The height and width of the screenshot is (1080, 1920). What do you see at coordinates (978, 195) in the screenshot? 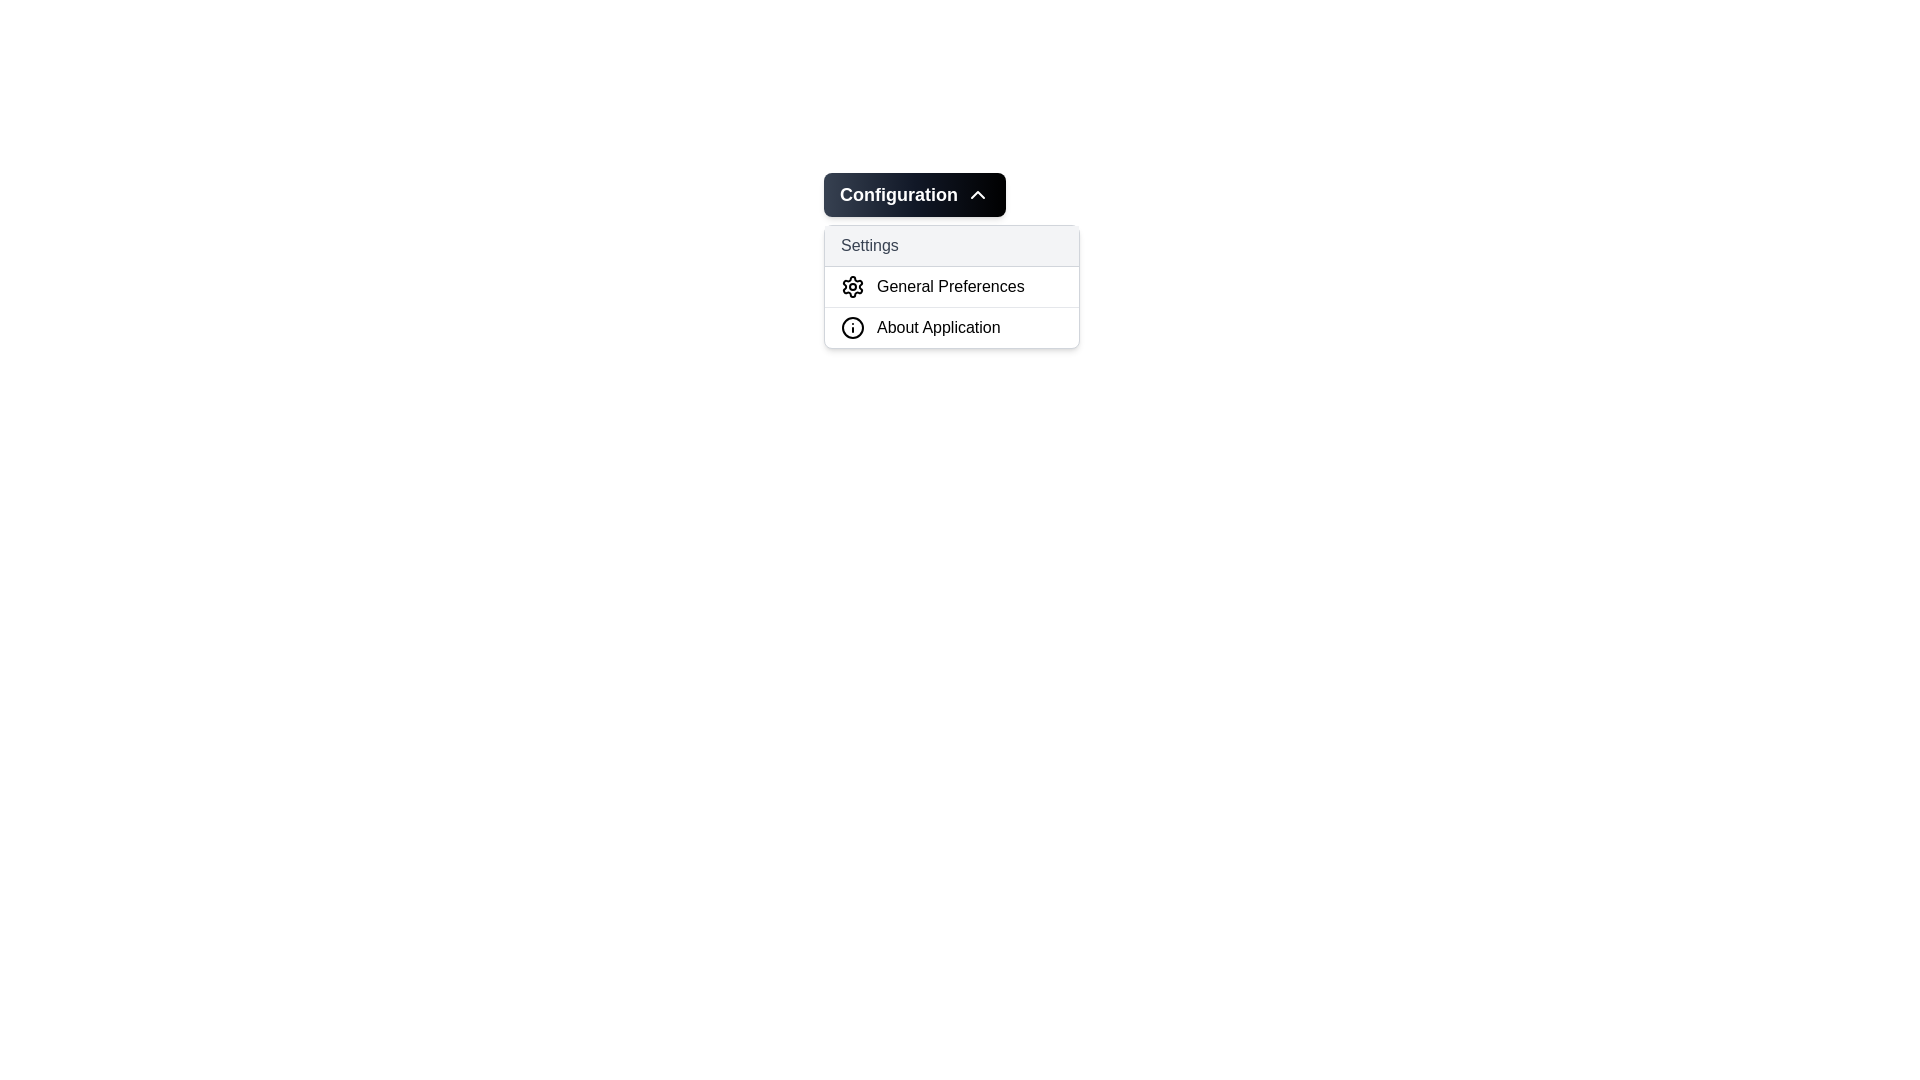
I see `the compact upward-pointing chevron icon adjacent to the 'Configuration' label within the dark rounded rectangular button in the settings menu` at bounding box center [978, 195].